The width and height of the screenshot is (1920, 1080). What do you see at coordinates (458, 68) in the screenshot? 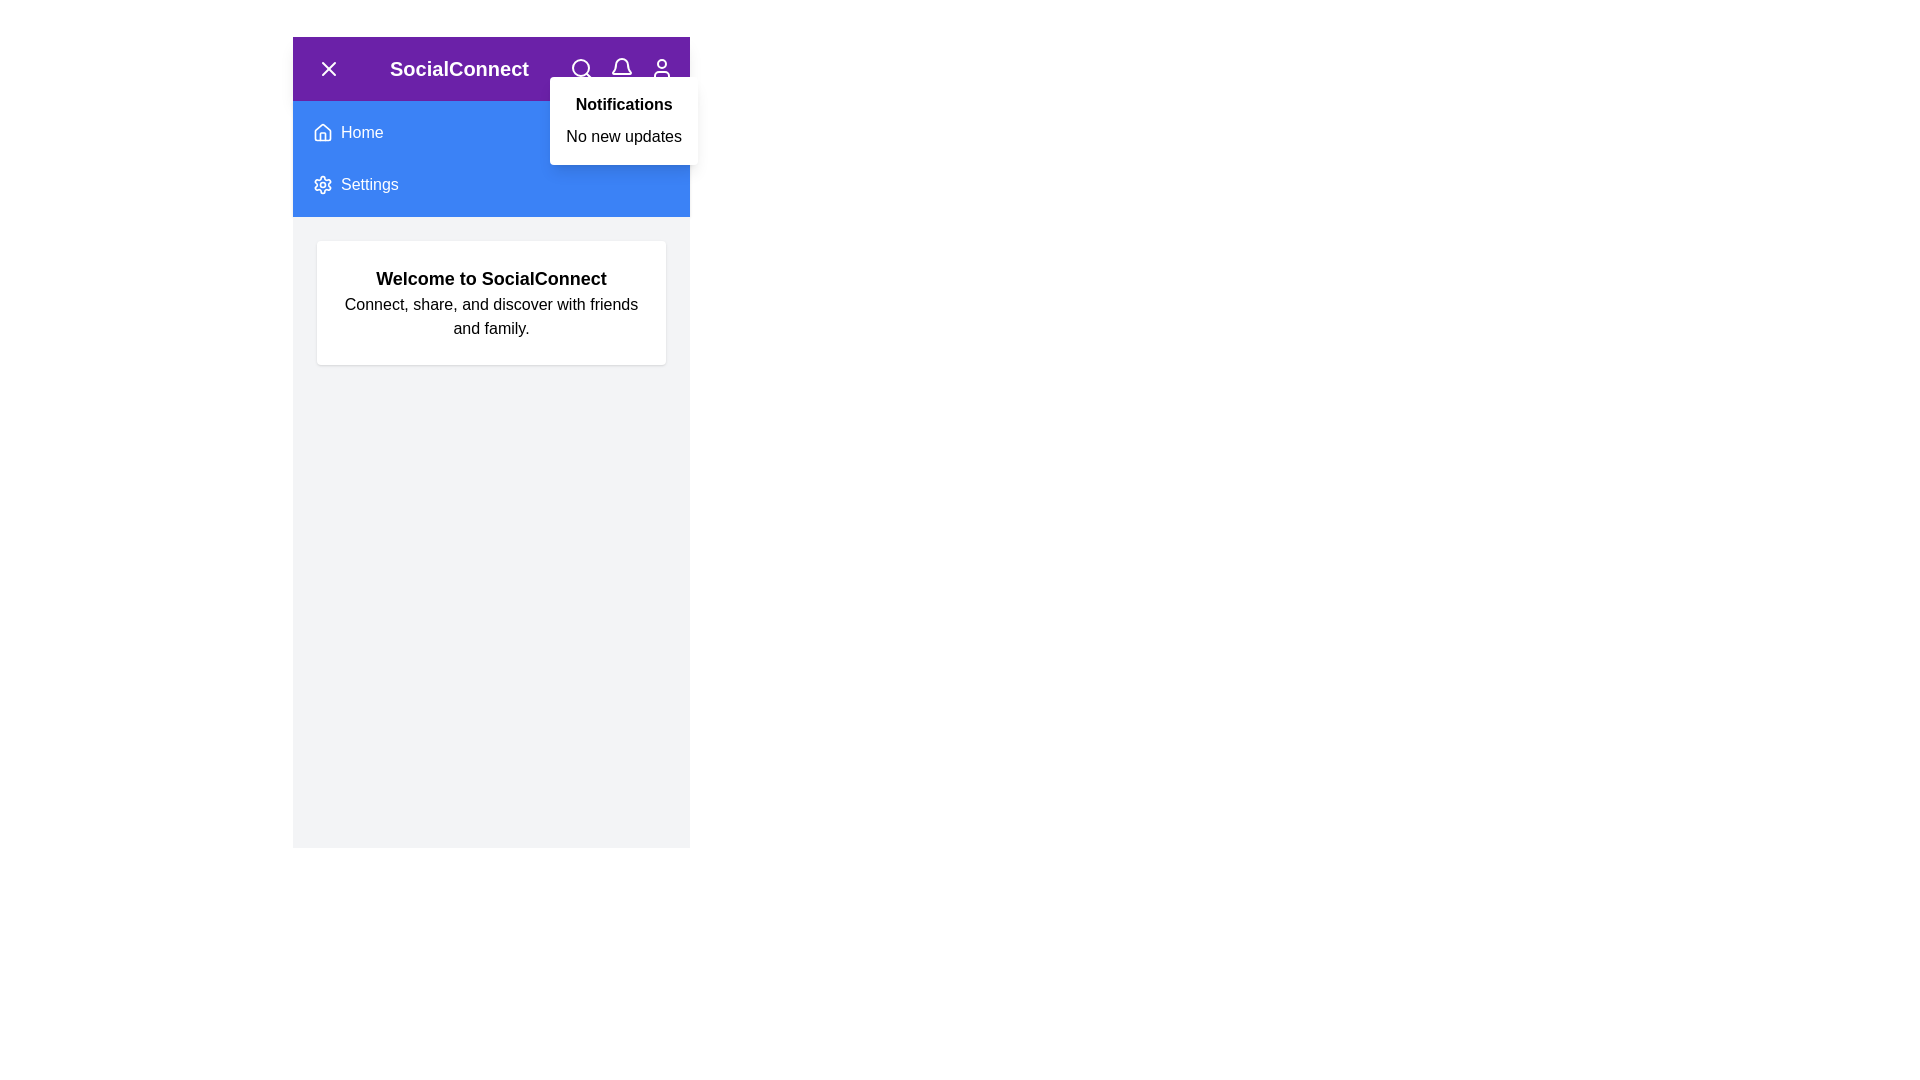
I see `the title text 'SocialConnect' in the app bar` at bounding box center [458, 68].